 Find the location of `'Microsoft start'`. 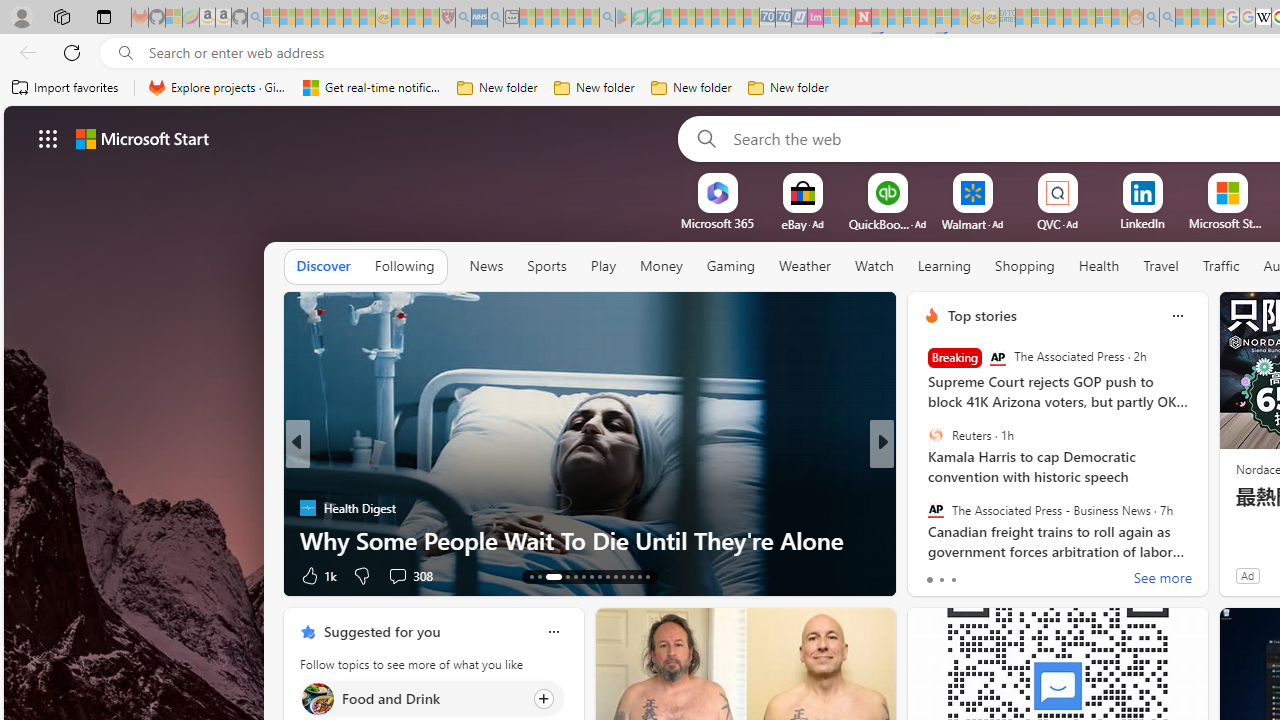

'Microsoft start' is located at coordinates (141, 137).